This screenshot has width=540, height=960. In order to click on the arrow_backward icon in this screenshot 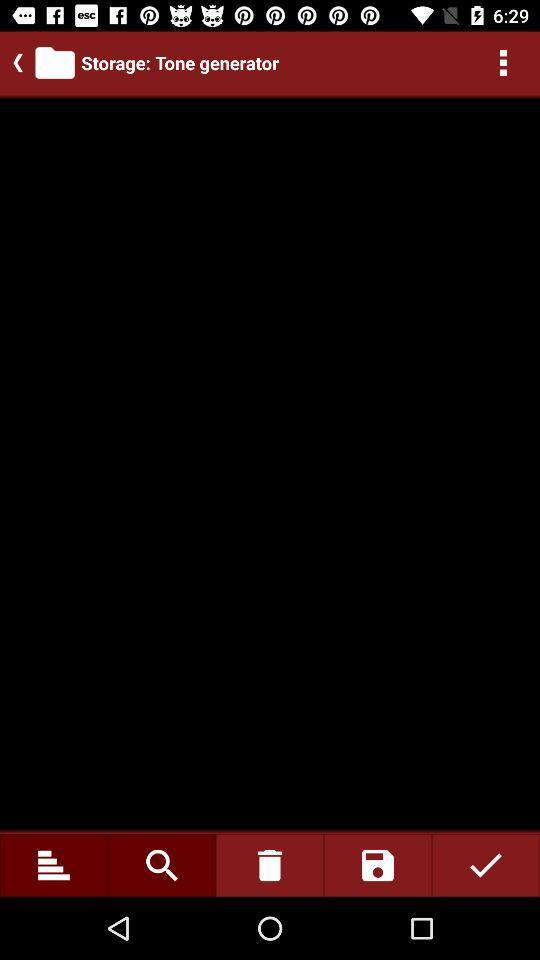, I will do `click(13, 62)`.